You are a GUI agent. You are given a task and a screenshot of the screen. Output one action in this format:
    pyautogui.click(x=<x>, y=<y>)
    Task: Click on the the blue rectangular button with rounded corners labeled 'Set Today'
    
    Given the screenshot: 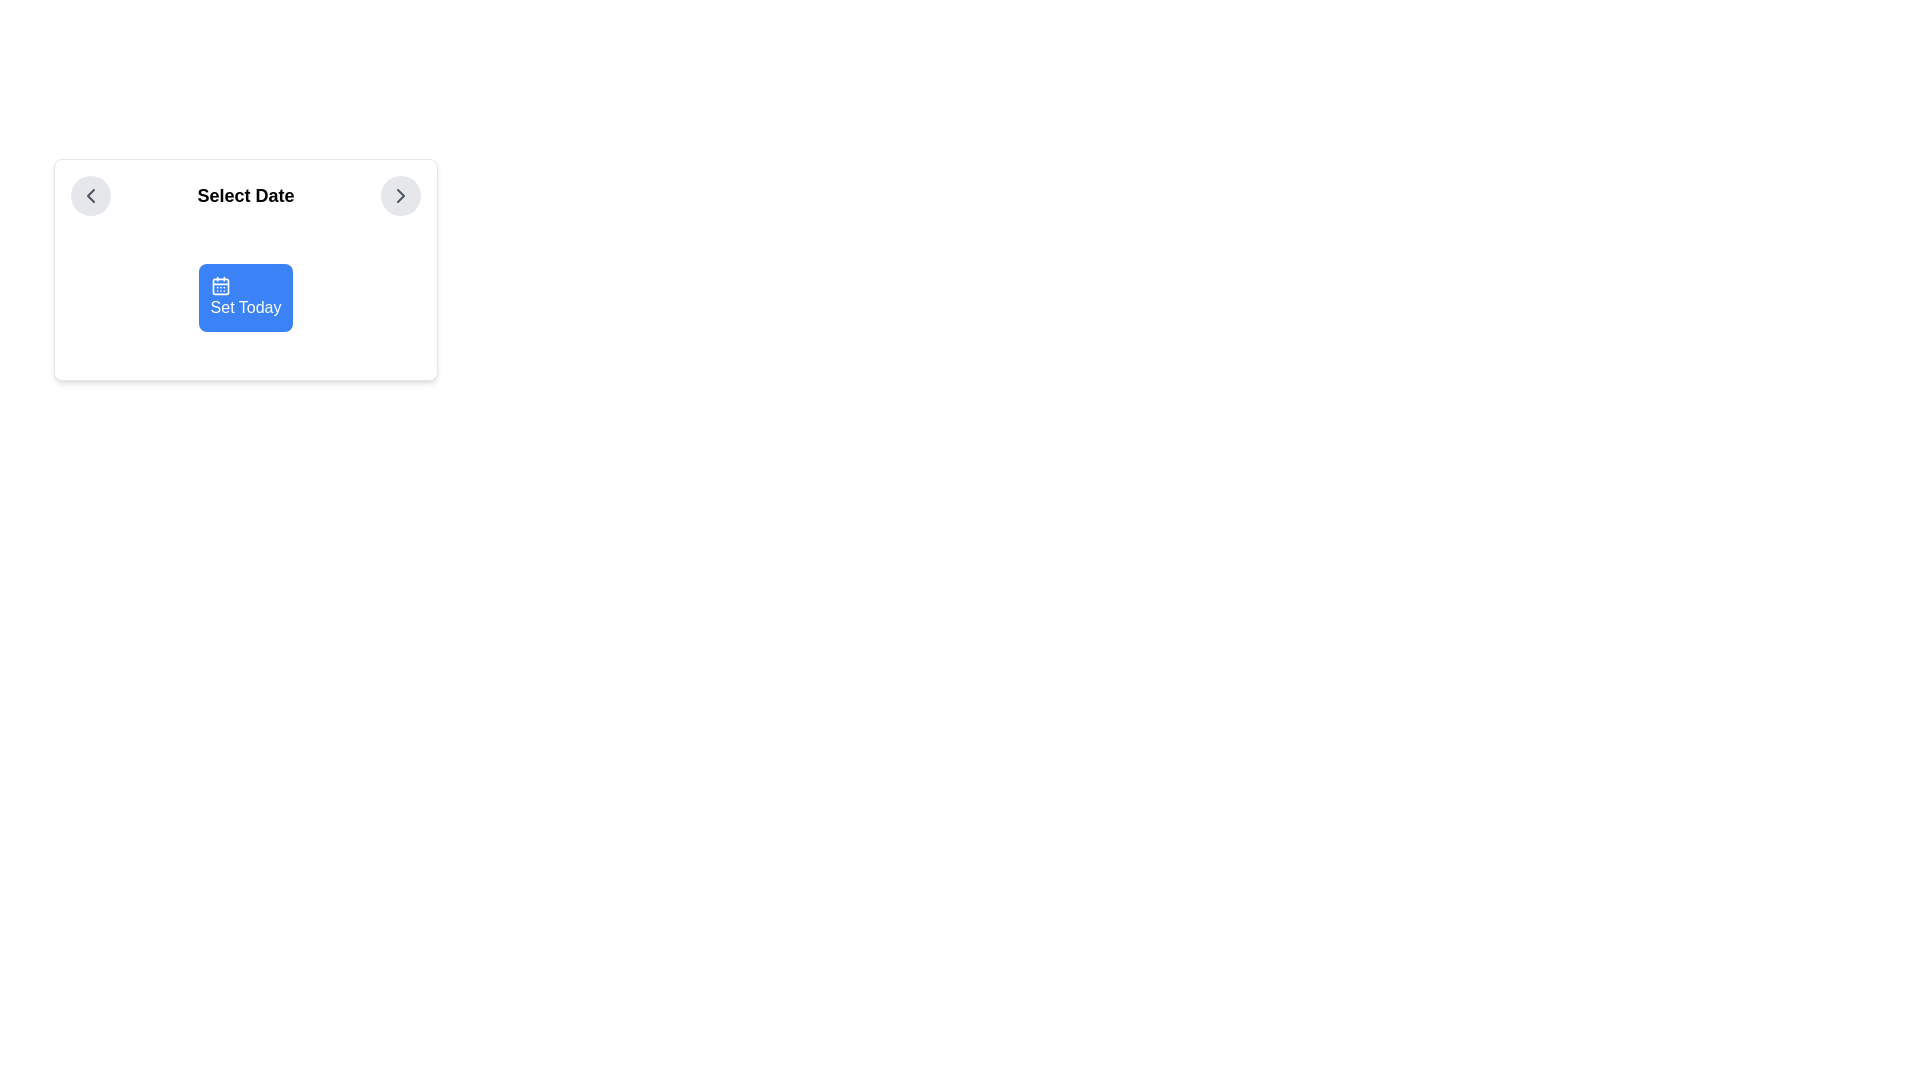 What is the action you would take?
    pyautogui.click(x=244, y=270)
    